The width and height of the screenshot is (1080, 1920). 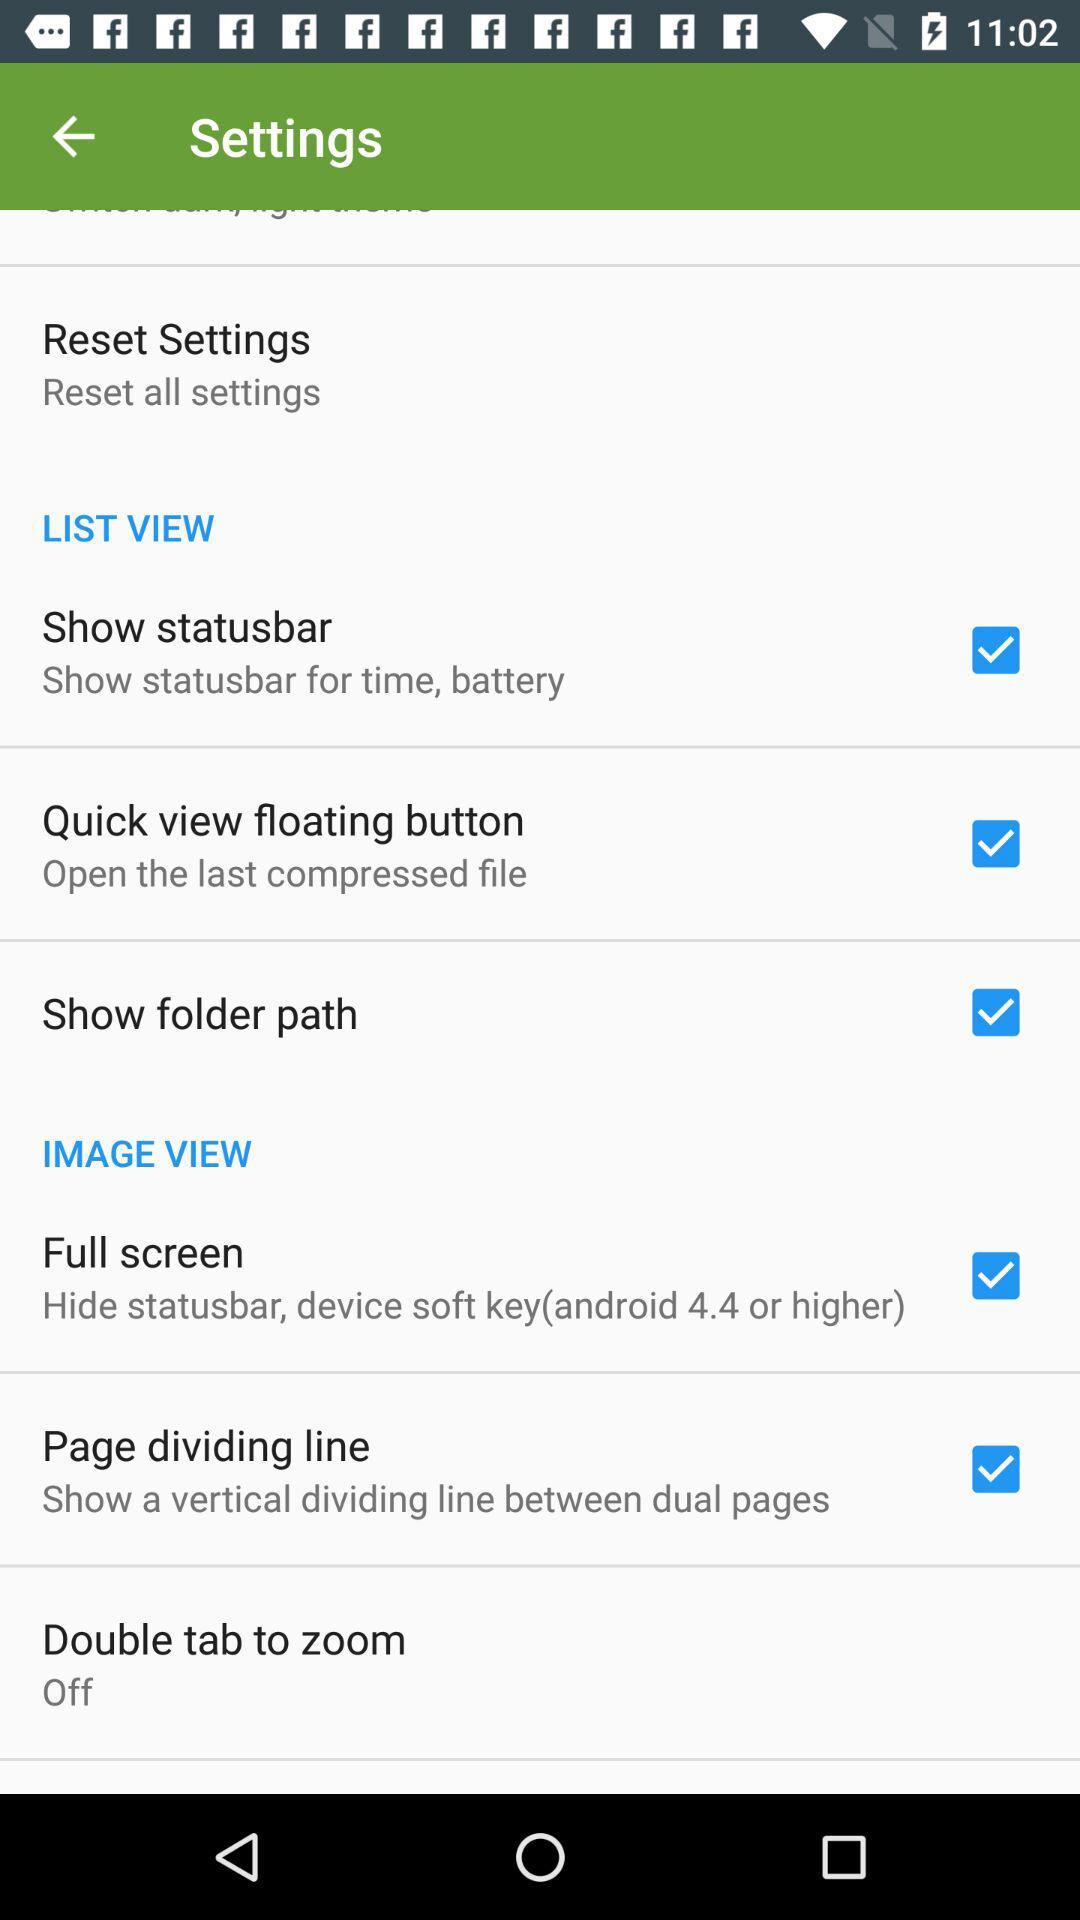 What do you see at coordinates (283, 819) in the screenshot?
I see `the quick view floating` at bounding box center [283, 819].